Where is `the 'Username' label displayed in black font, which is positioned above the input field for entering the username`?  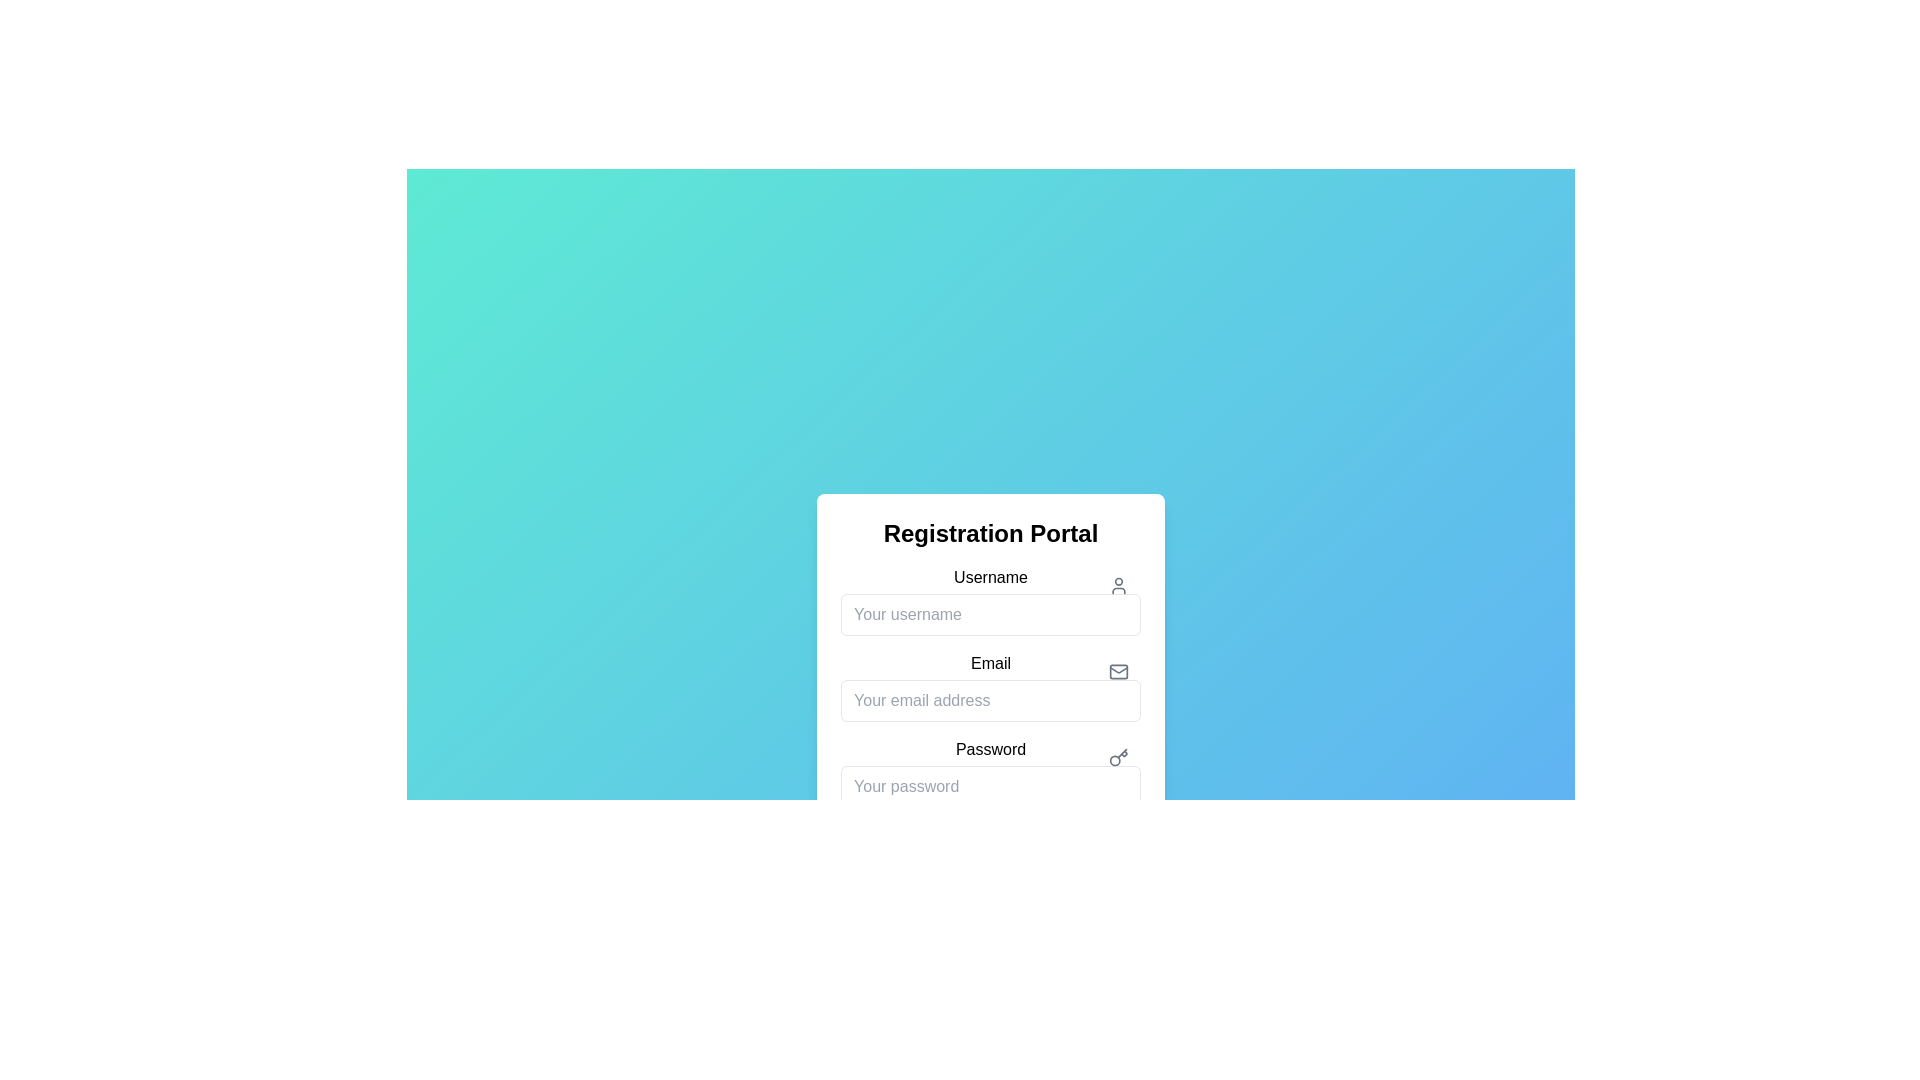 the 'Username' label displayed in black font, which is positioned above the input field for entering the username is located at coordinates (990, 577).